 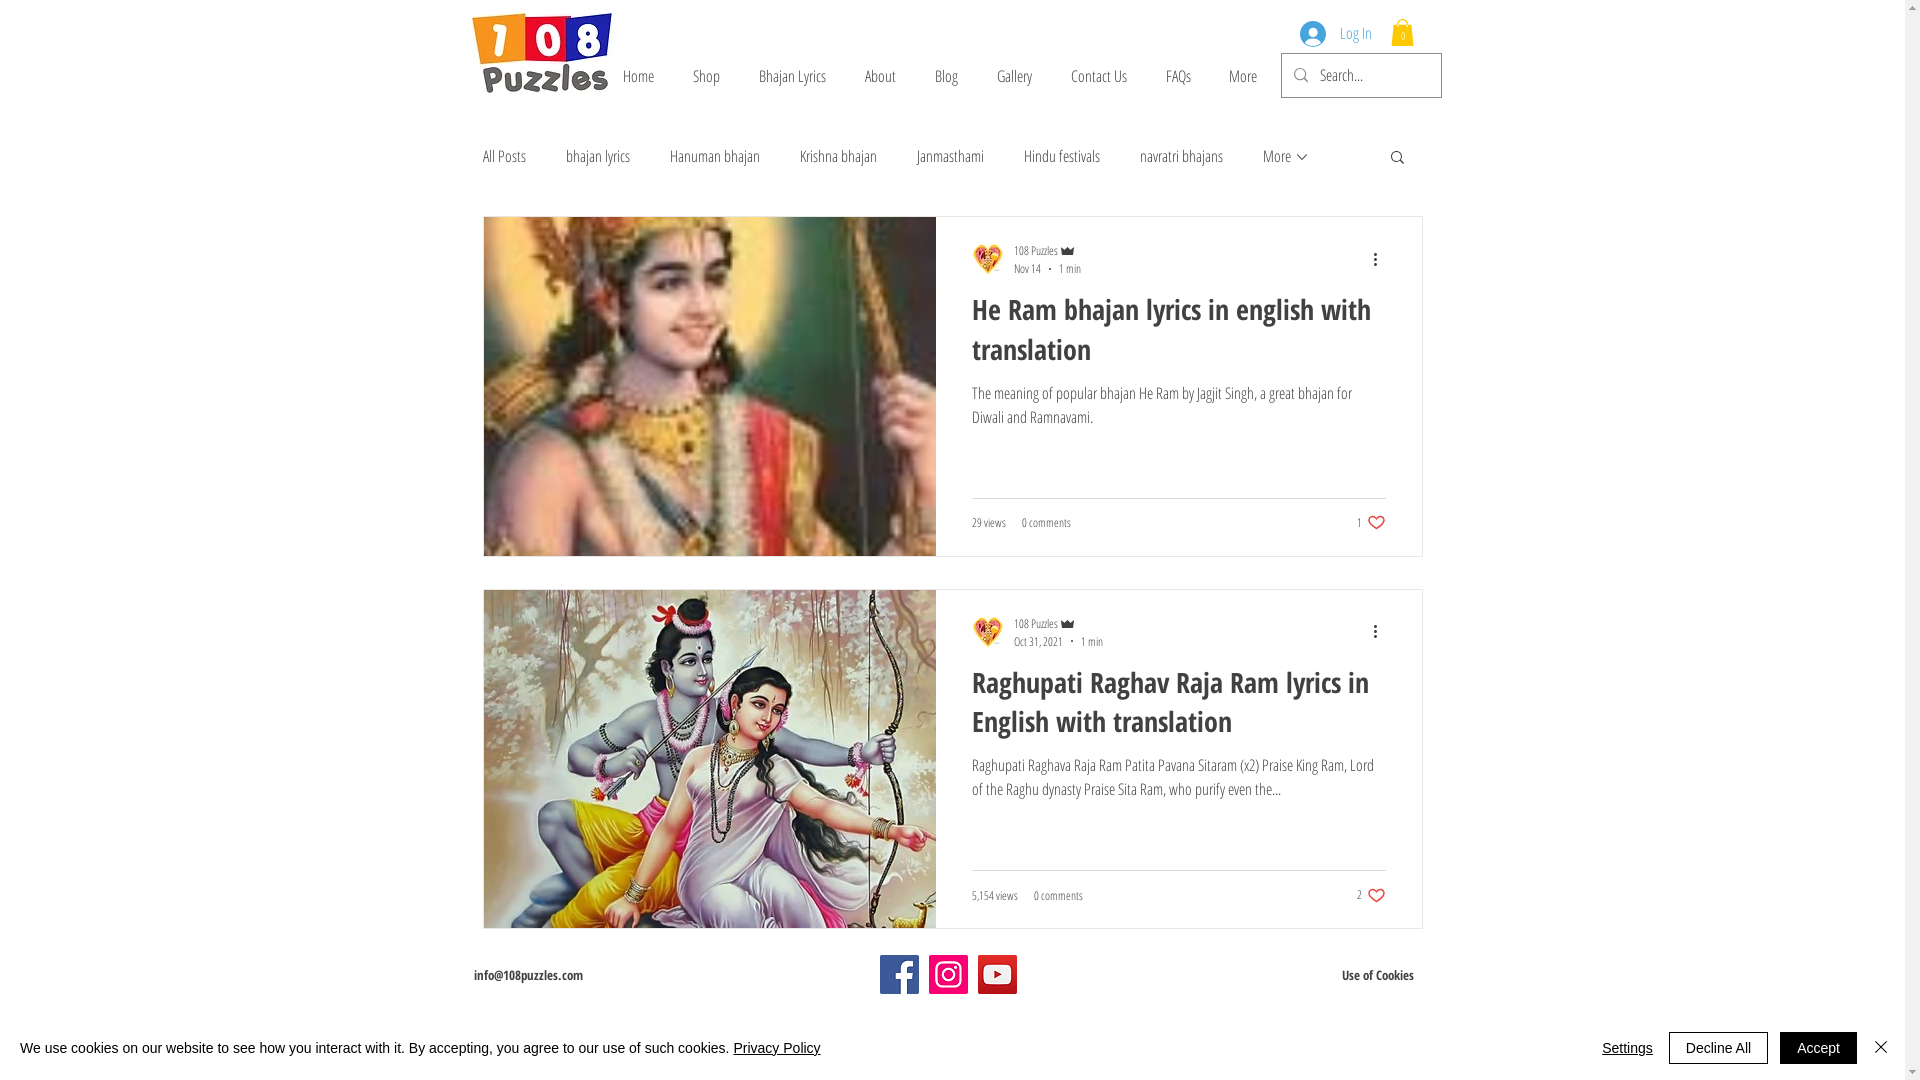 What do you see at coordinates (503, 154) in the screenshot?
I see `'All Posts'` at bounding box center [503, 154].